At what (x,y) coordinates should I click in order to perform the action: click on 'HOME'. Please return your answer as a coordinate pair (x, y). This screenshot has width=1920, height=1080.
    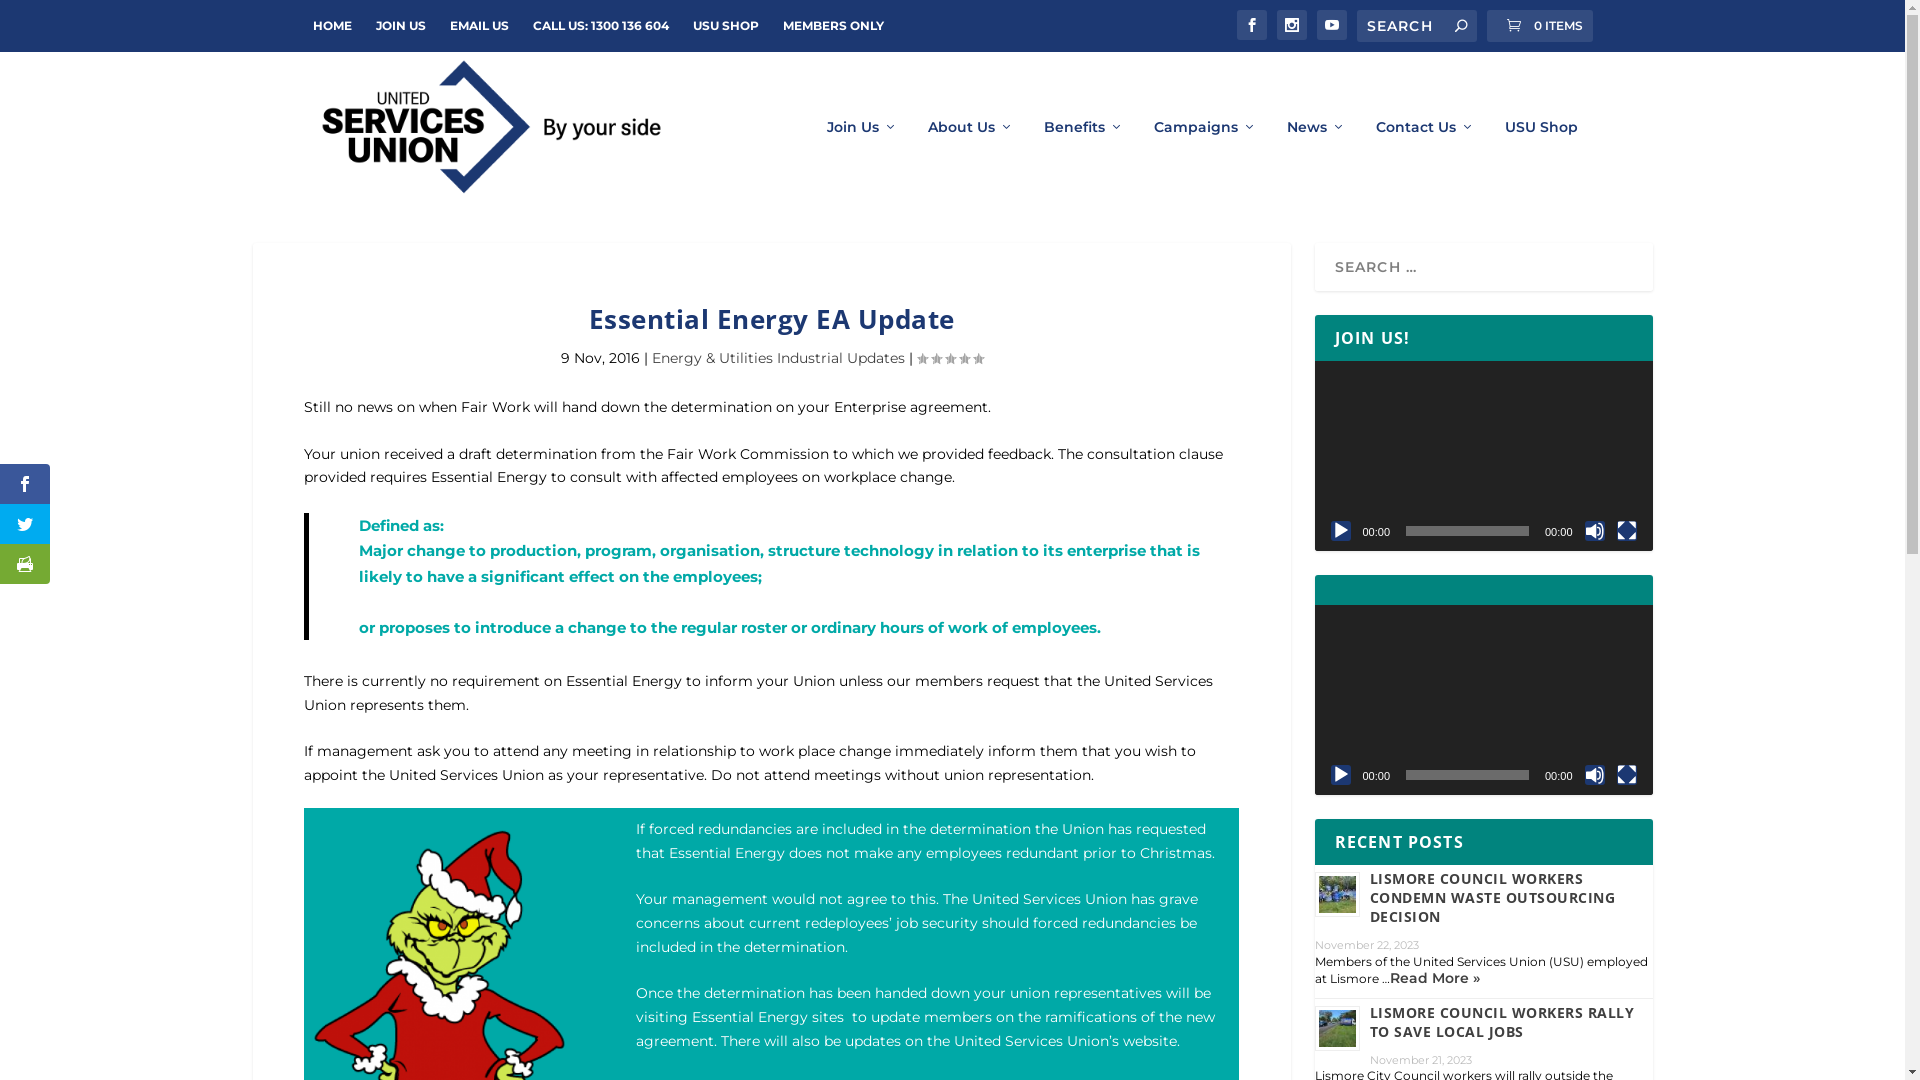
    Looking at the image, I should click on (311, 26).